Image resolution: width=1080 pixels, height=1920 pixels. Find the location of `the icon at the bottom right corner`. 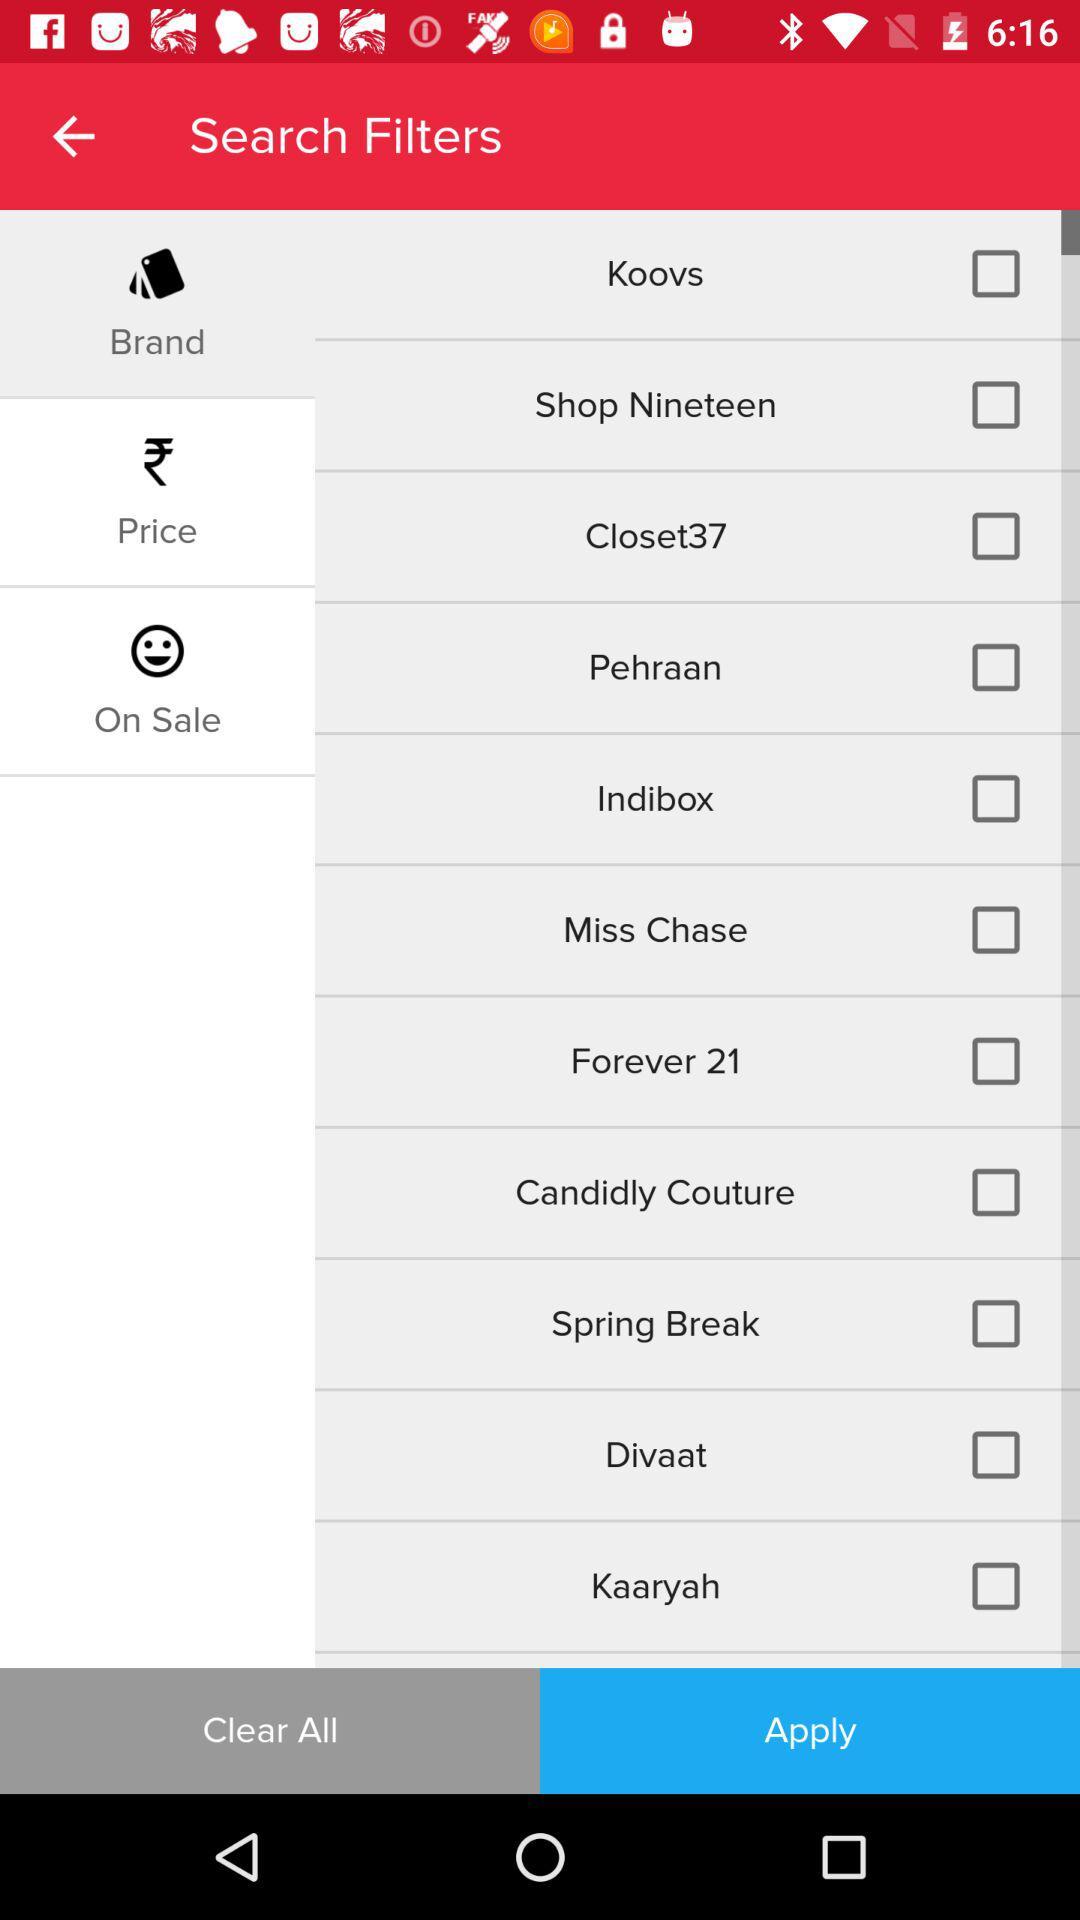

the icon at the bottom right corner is located at coordinates (810, 1730).